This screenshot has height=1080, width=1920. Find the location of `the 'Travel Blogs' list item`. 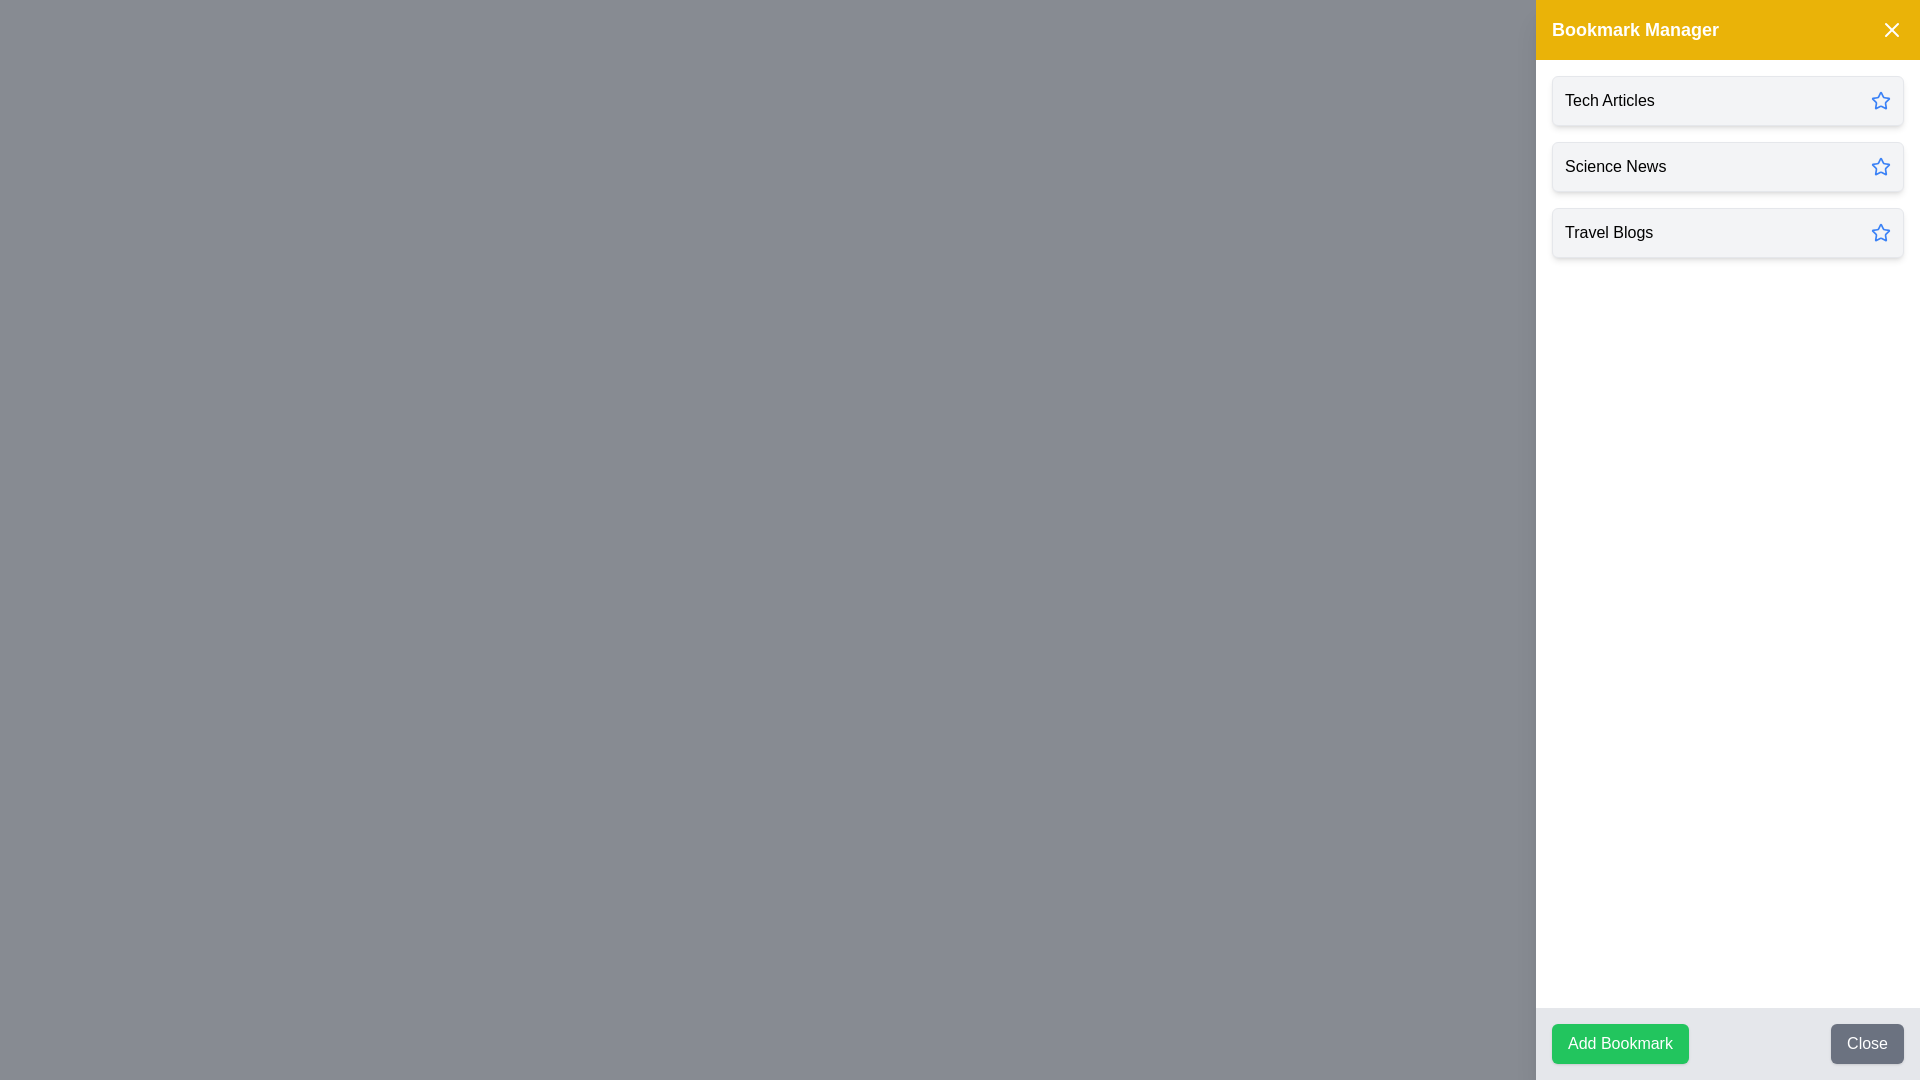

the 'Travel Blogs' list item is located at coordinates (1727, 231).